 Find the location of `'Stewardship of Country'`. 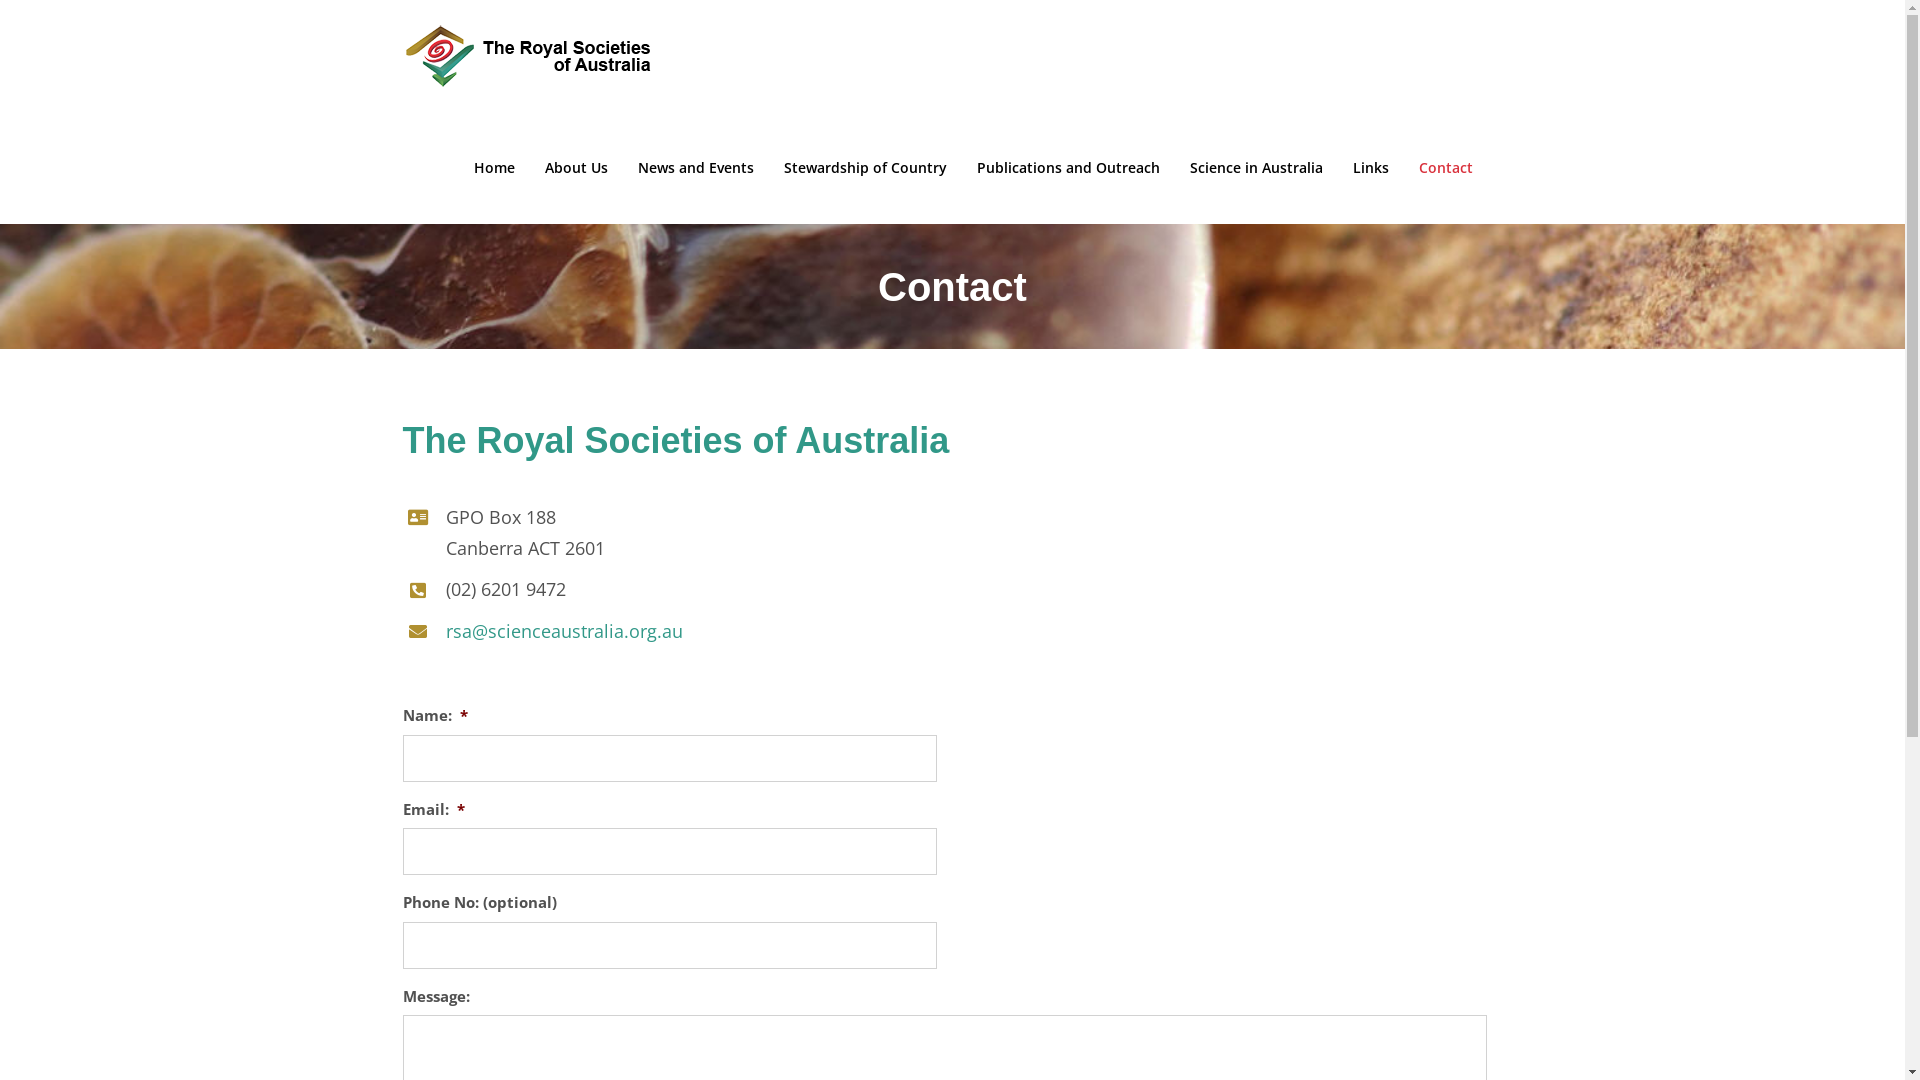

'Stewardship of Country' is located at coordinates (865, 167).